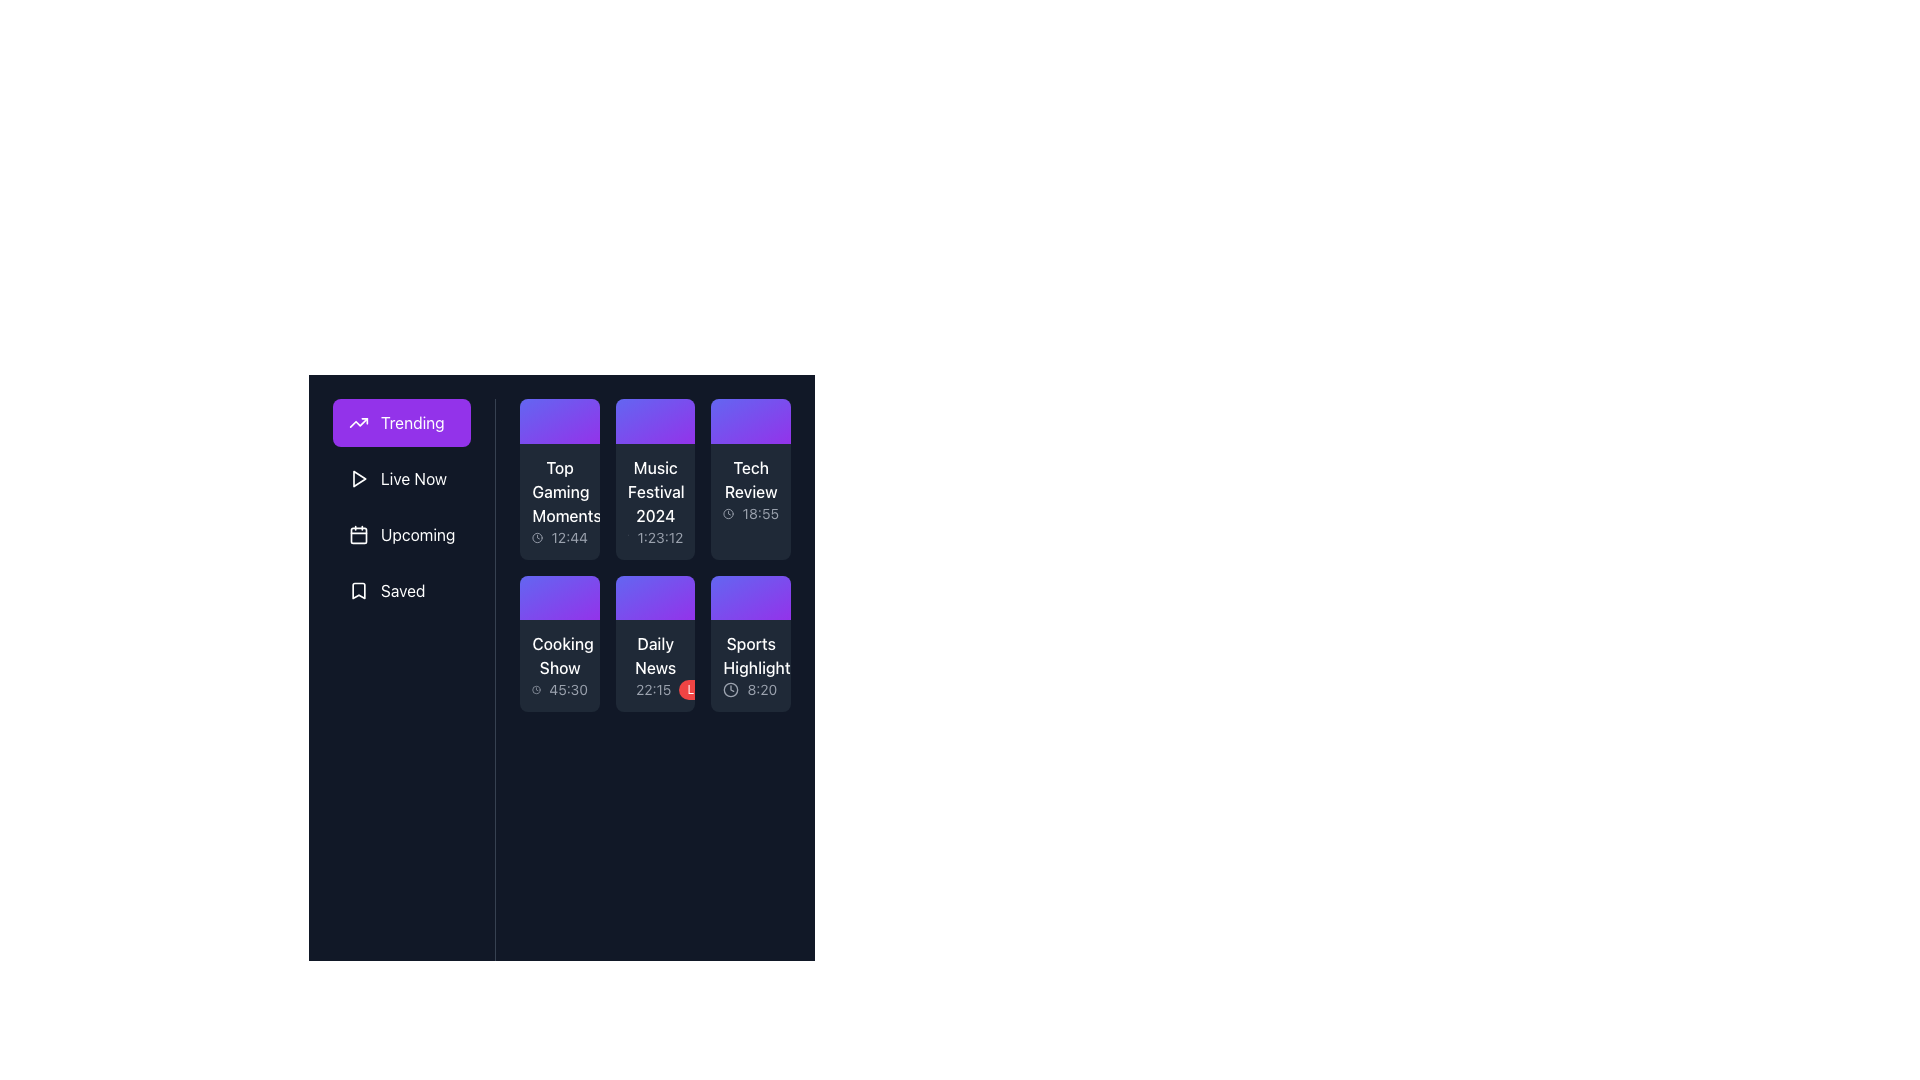  What do you see at coordinates (560, 644) in the screenshot?
I see `the 'Cooking Show' Media event card located in the second row, first column of the grid` at bounding box center [560, 644].